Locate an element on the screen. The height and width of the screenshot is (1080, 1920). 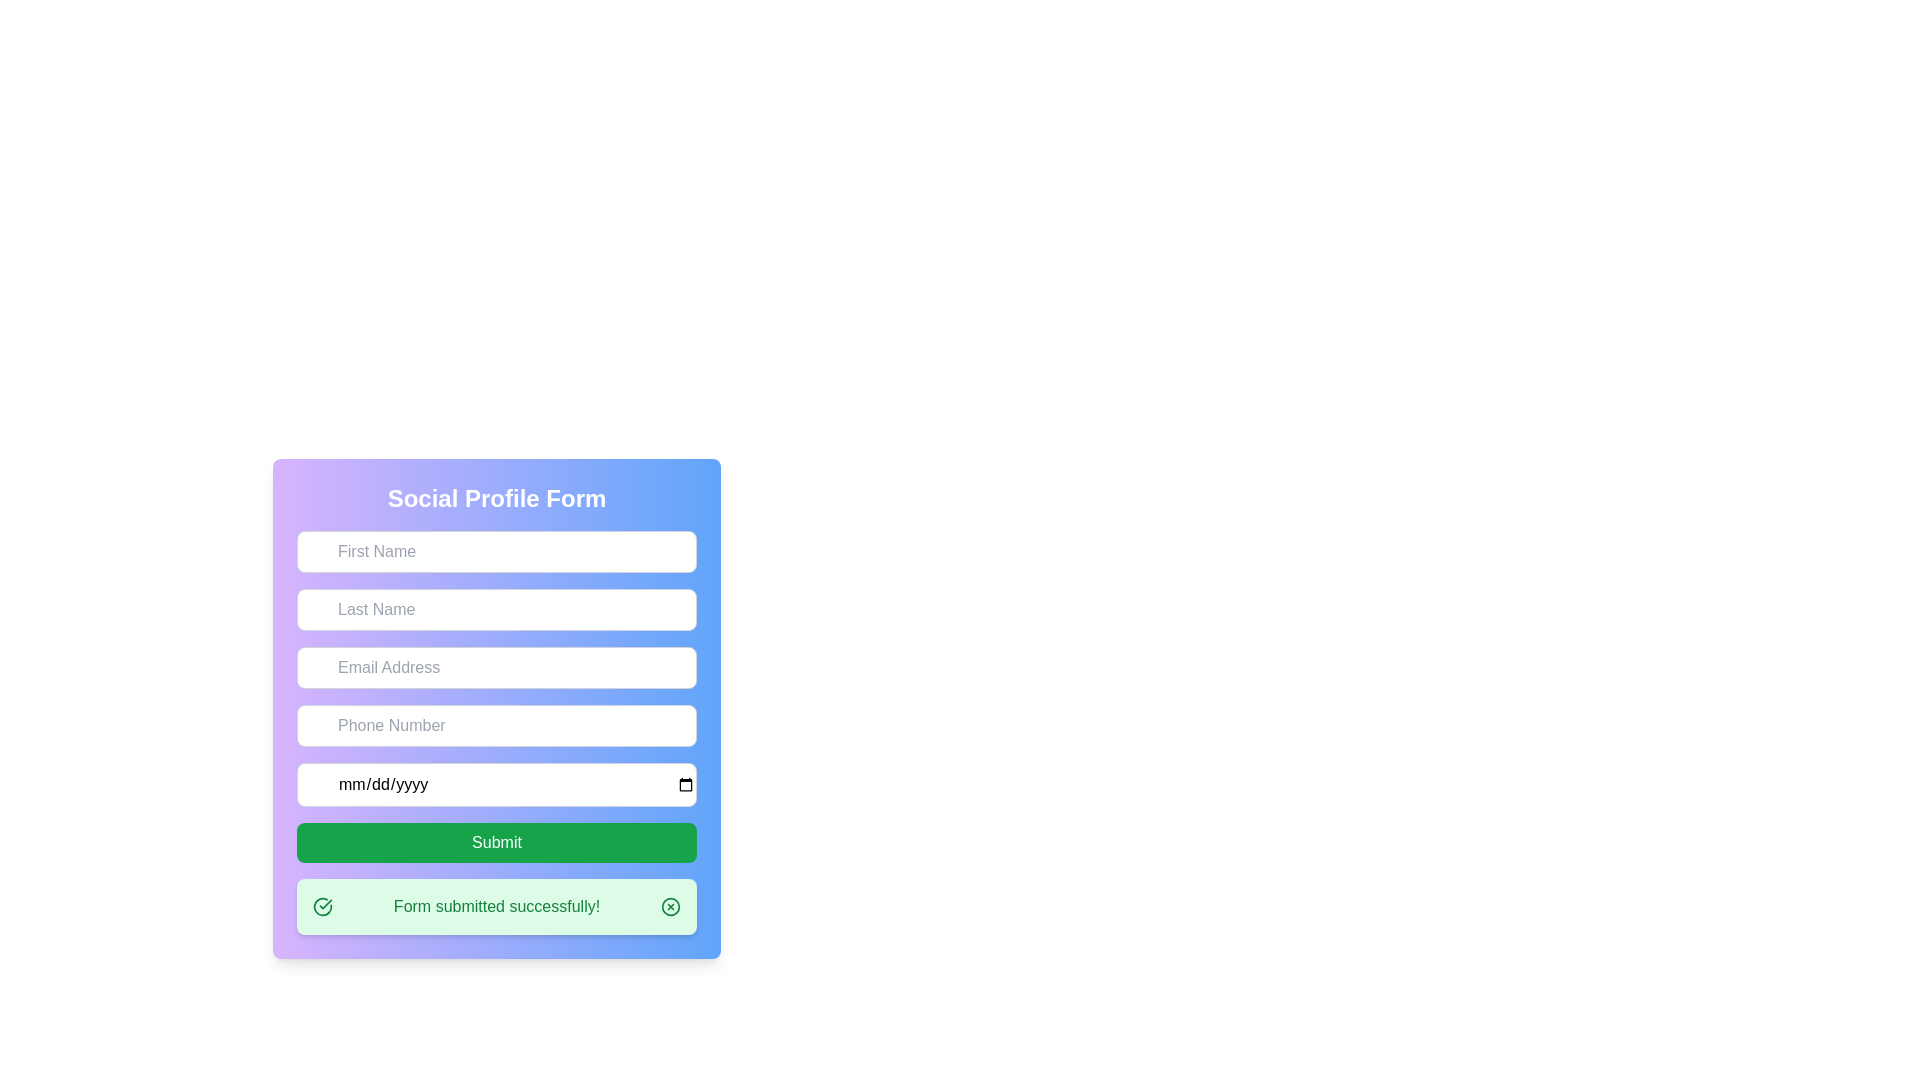
the email input field located in the 'Social Profile Form', which is the third field below the 'Last Name' and above the 'Phone Number' input fields to focus on it is located at coordinates (497, 667).